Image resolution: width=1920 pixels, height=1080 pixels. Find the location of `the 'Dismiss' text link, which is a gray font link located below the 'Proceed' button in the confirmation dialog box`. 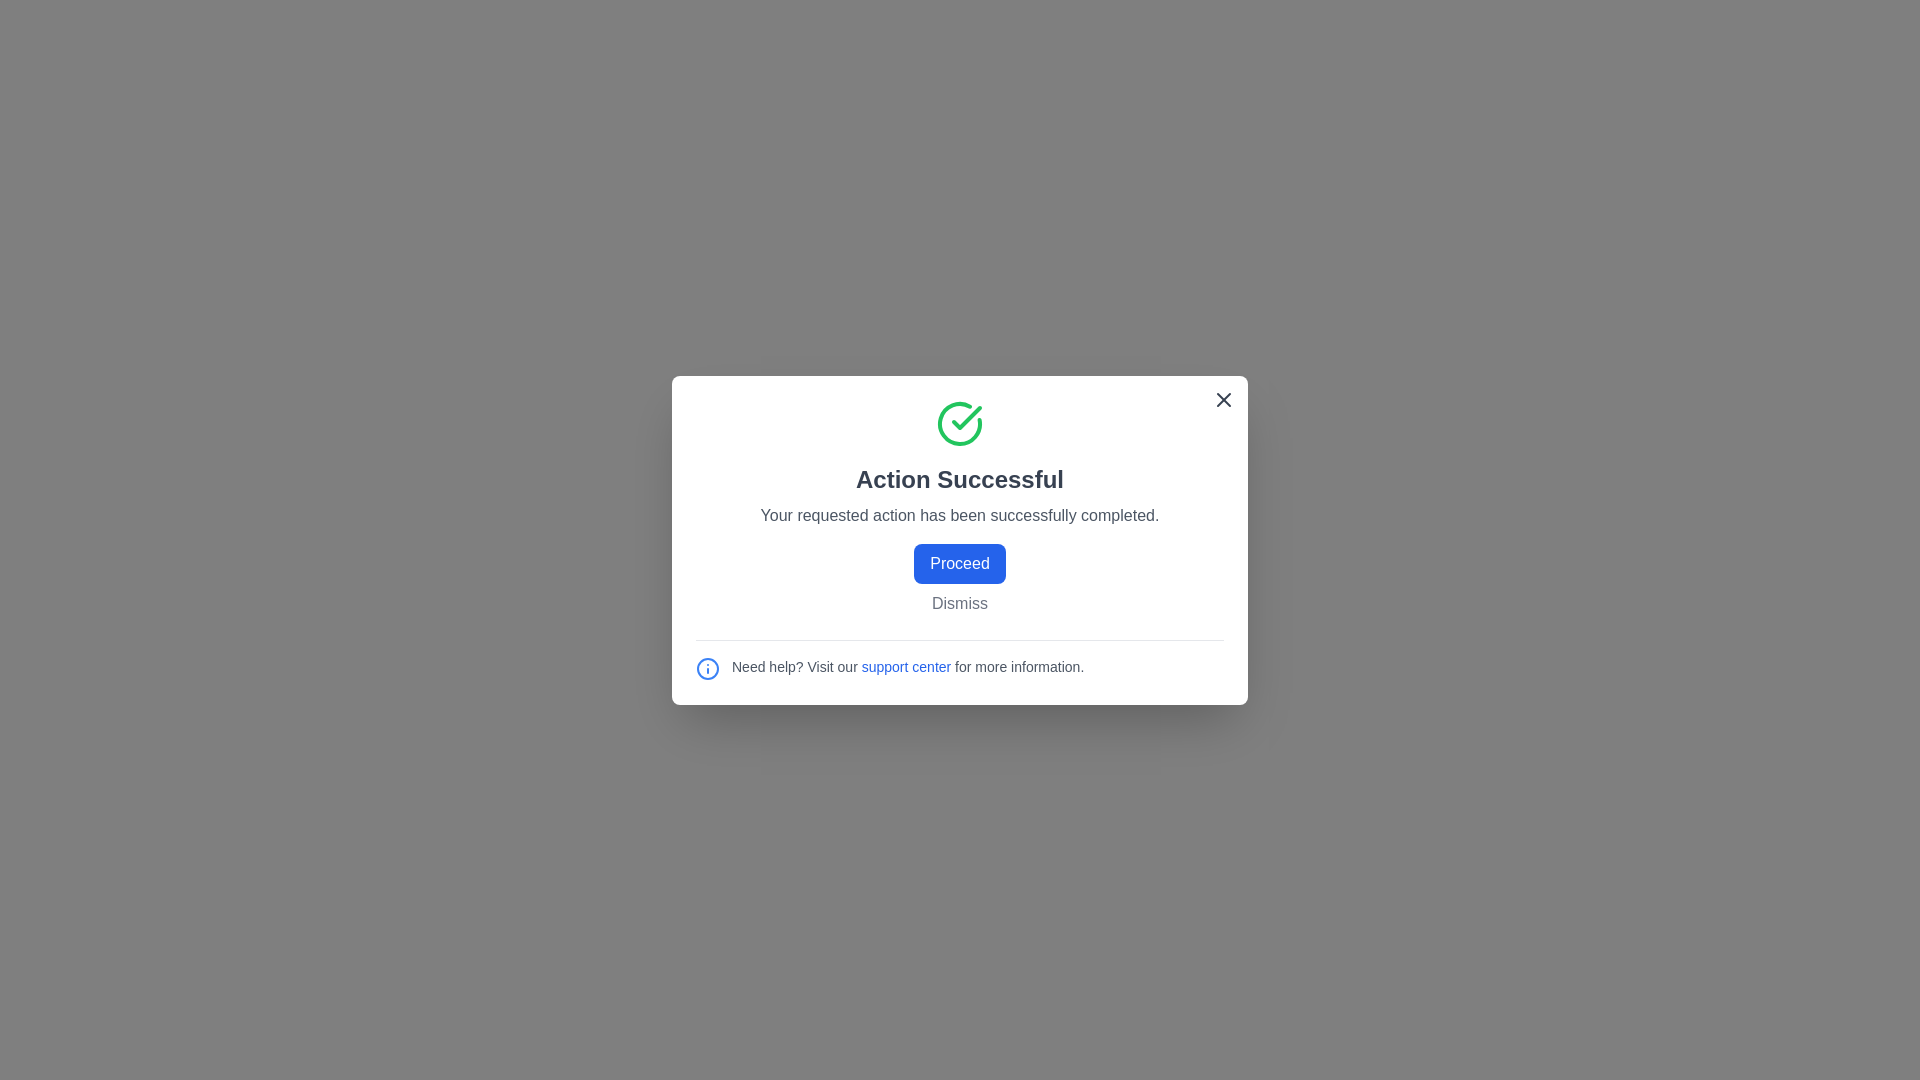

the 'Dismiss' text link, which is a gray font link located below the 'Proceed' button in the confirmation dialog box is located at coordinates (960, 602).